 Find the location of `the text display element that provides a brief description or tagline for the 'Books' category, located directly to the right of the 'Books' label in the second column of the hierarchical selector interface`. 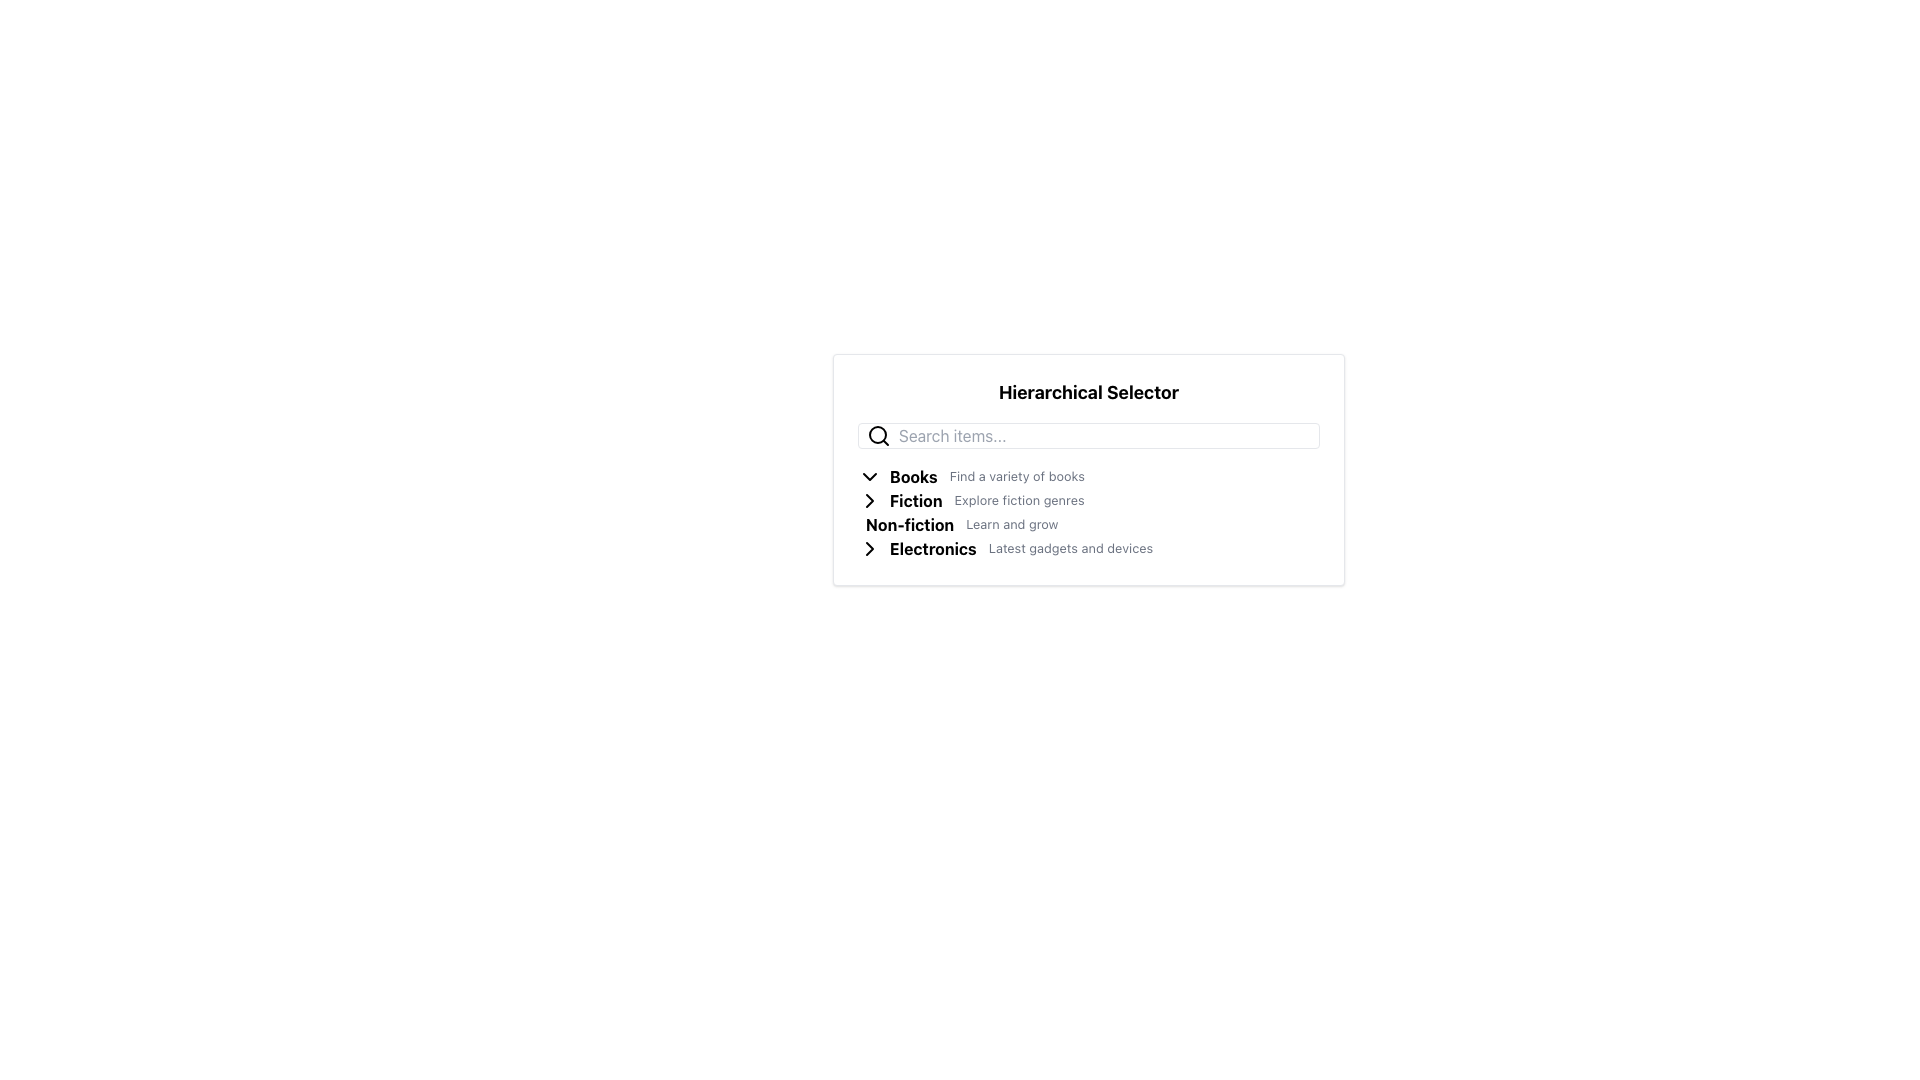

the text display element that provides a brief description or tagline for the 'Books' category, located directly to the right of the 'Books' label in the second column of the hierarchical selector interface is located at coordinates (1017, 477).